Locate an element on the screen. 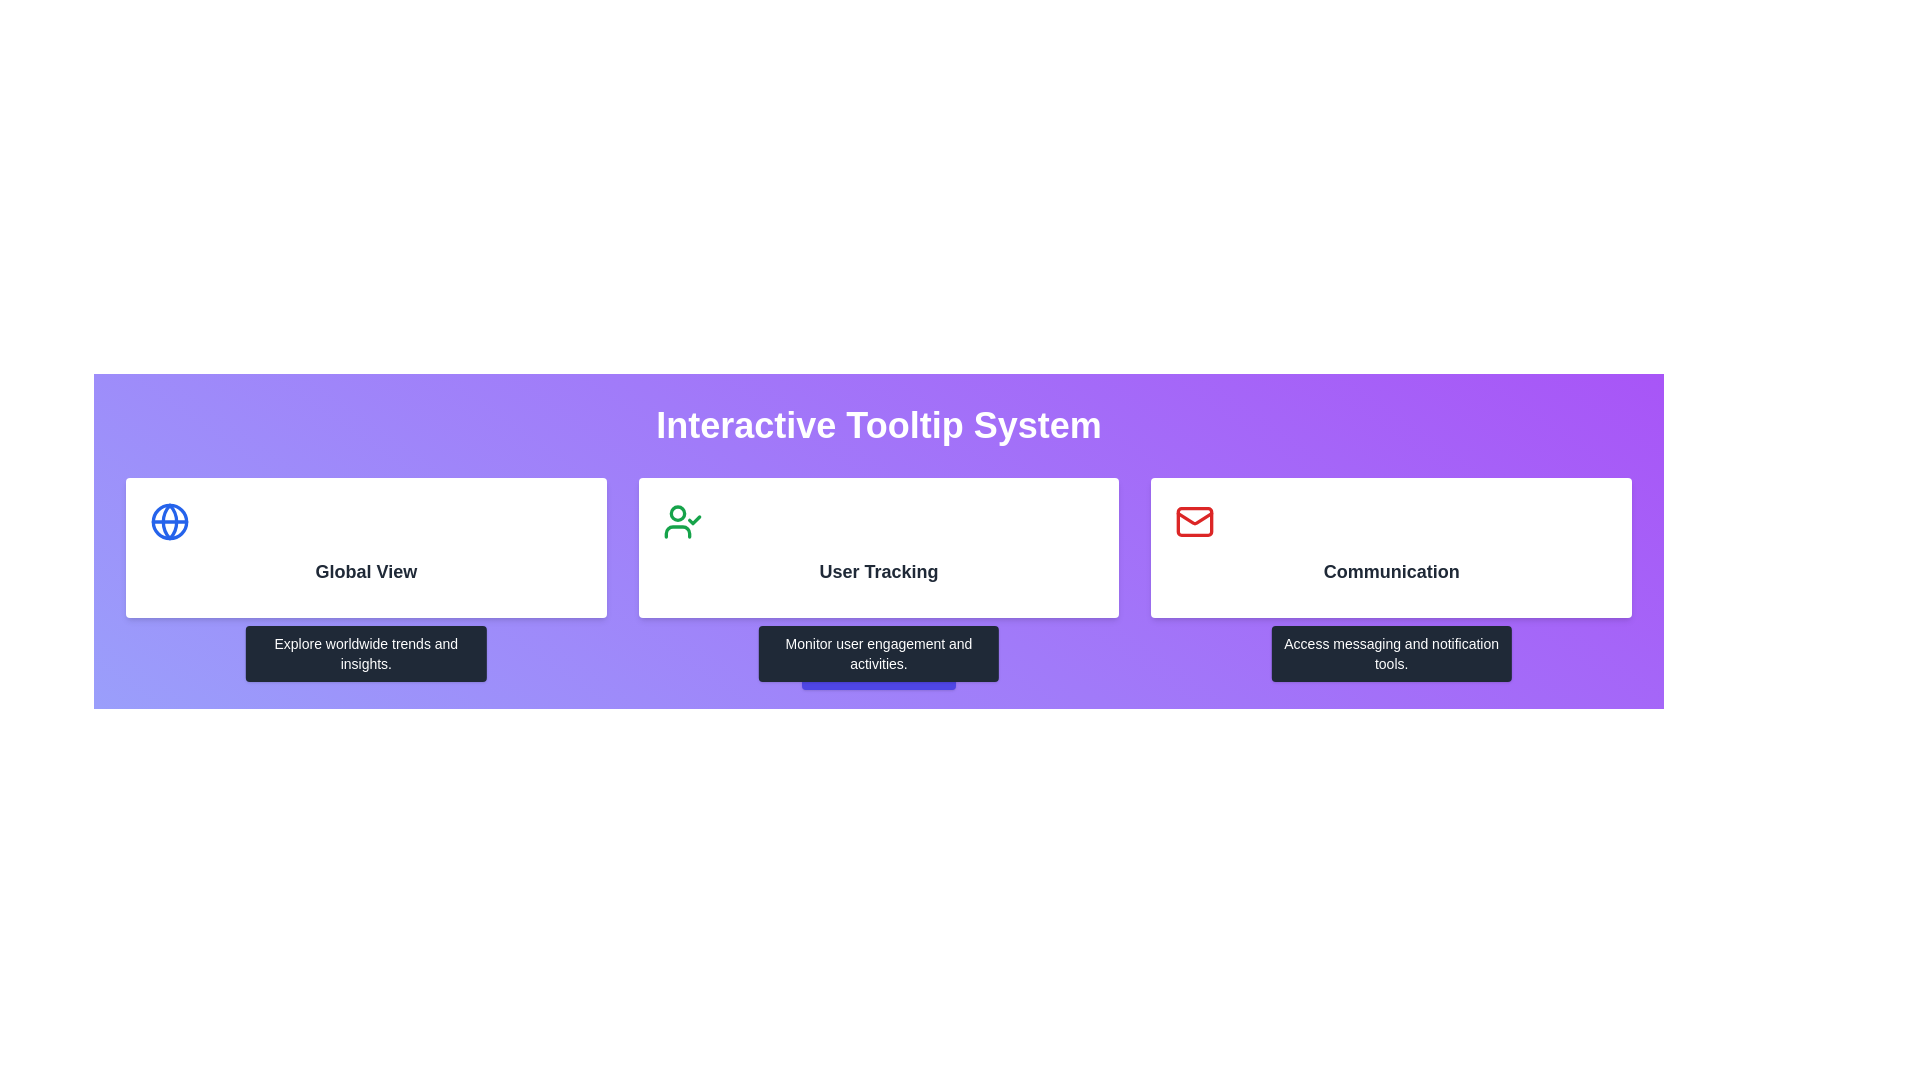  displayed text from the informational tooltip located directly underneath the 'User Tracking' card in the 'Interactive Tooltip System' interface is located at coordinates (878, 654).